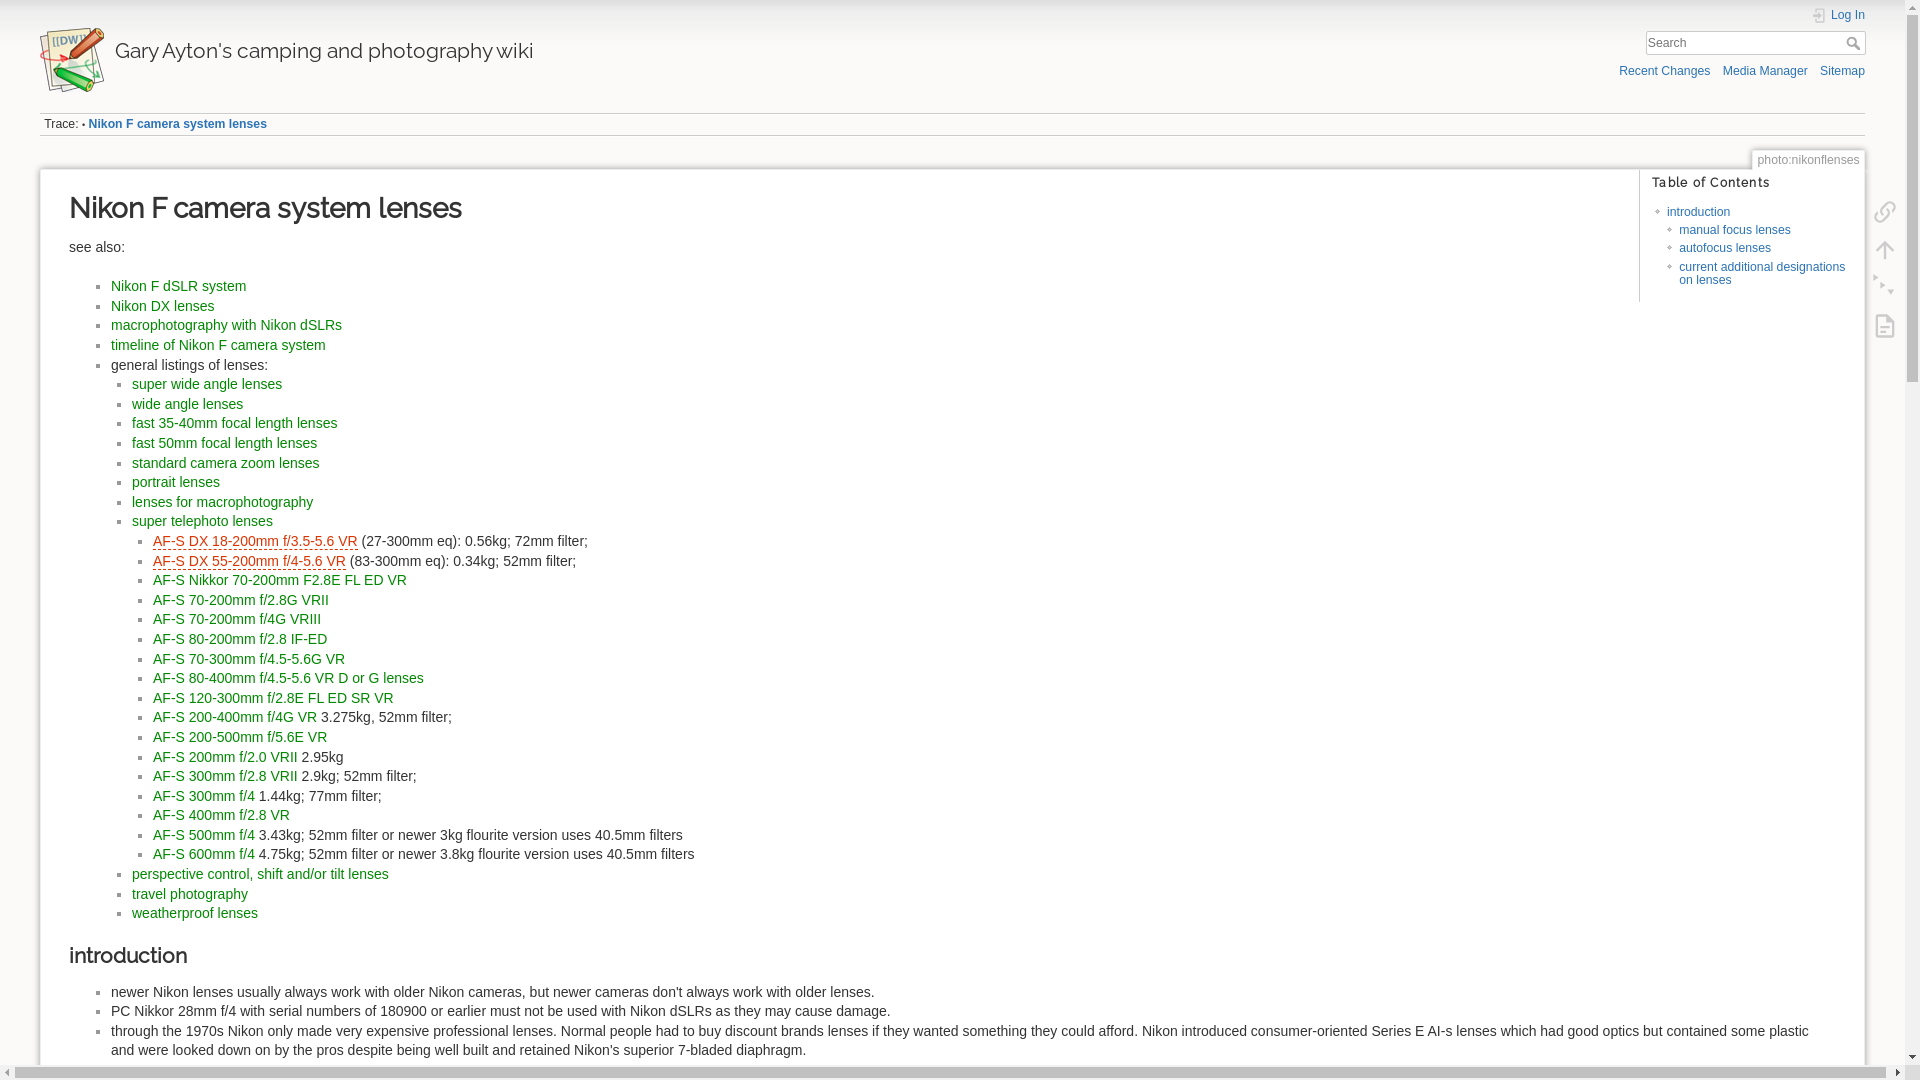 The image size is (1920, 1080). I want to click on 'Log In', so click(1838, 15).